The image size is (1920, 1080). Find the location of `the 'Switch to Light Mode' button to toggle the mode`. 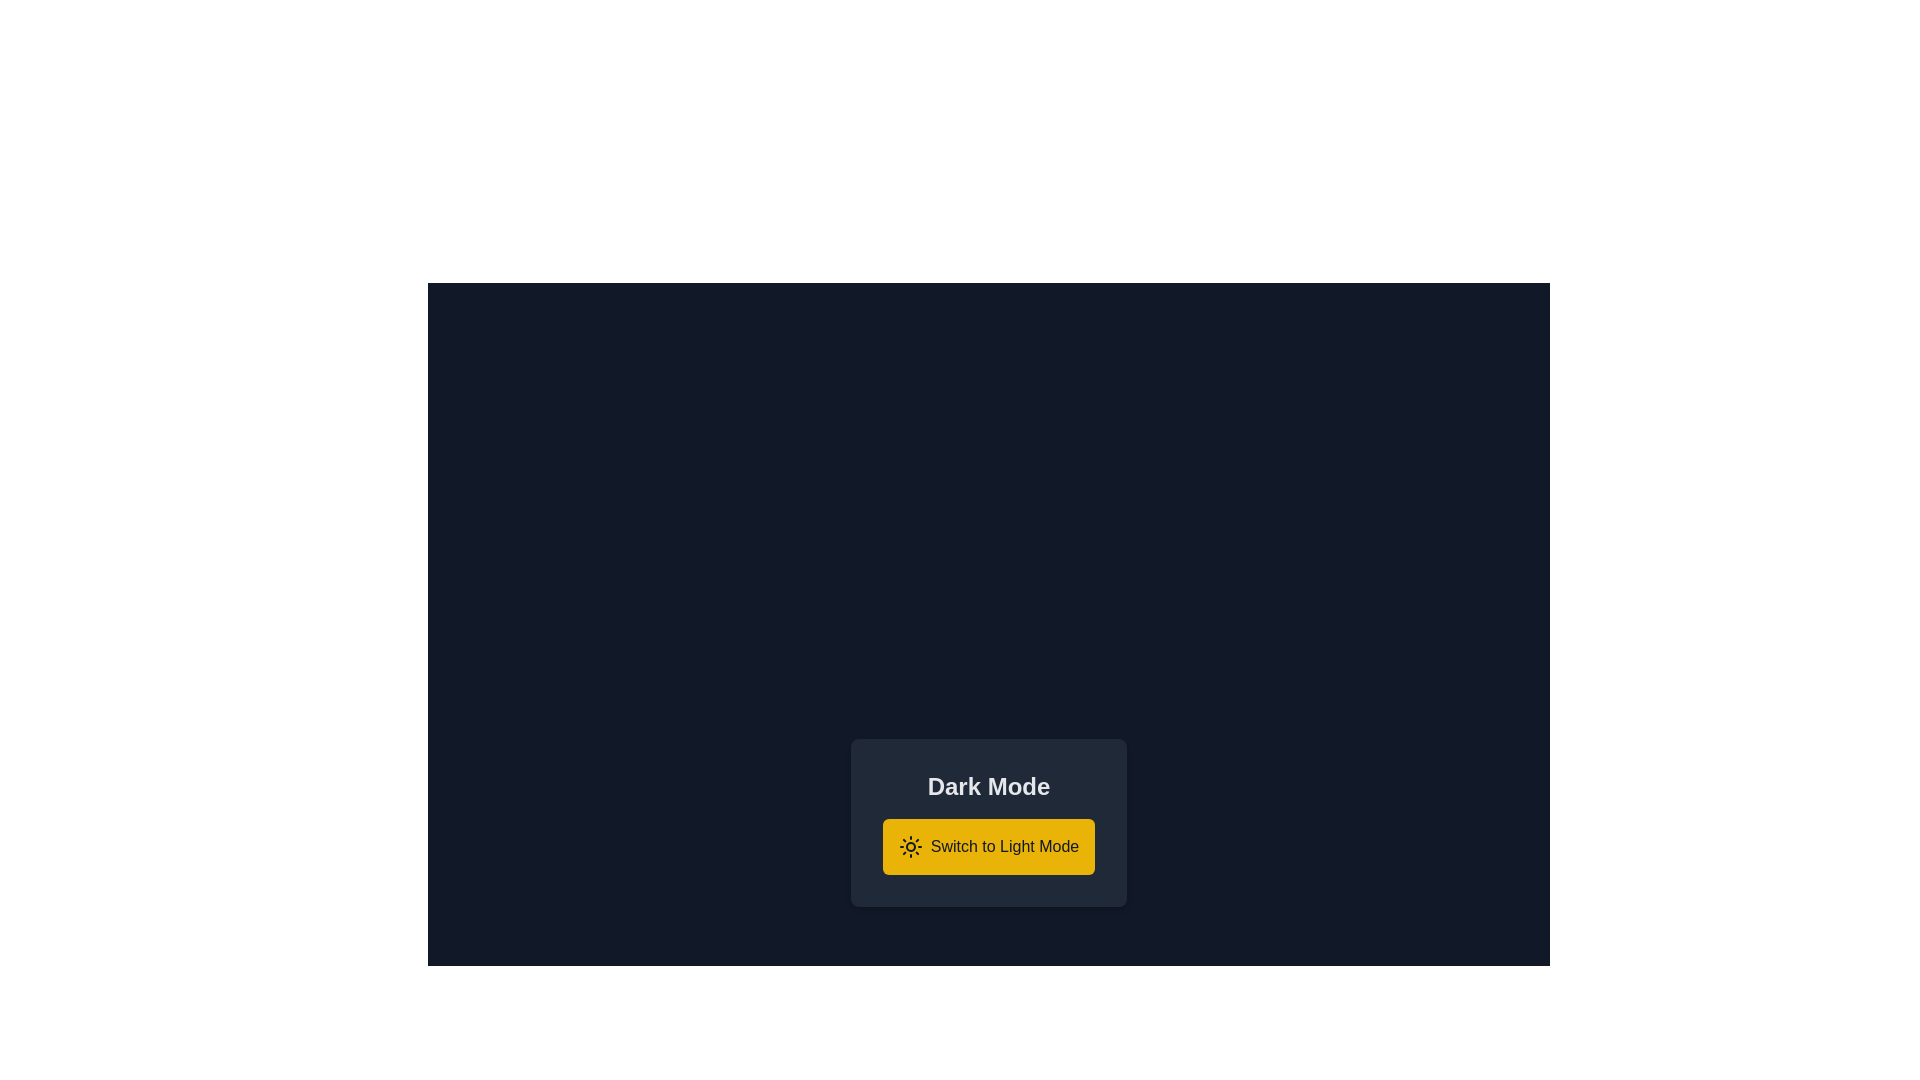

the 'Switch to Light Mode' button to toggle the mode is located at coordinates (988, 847).